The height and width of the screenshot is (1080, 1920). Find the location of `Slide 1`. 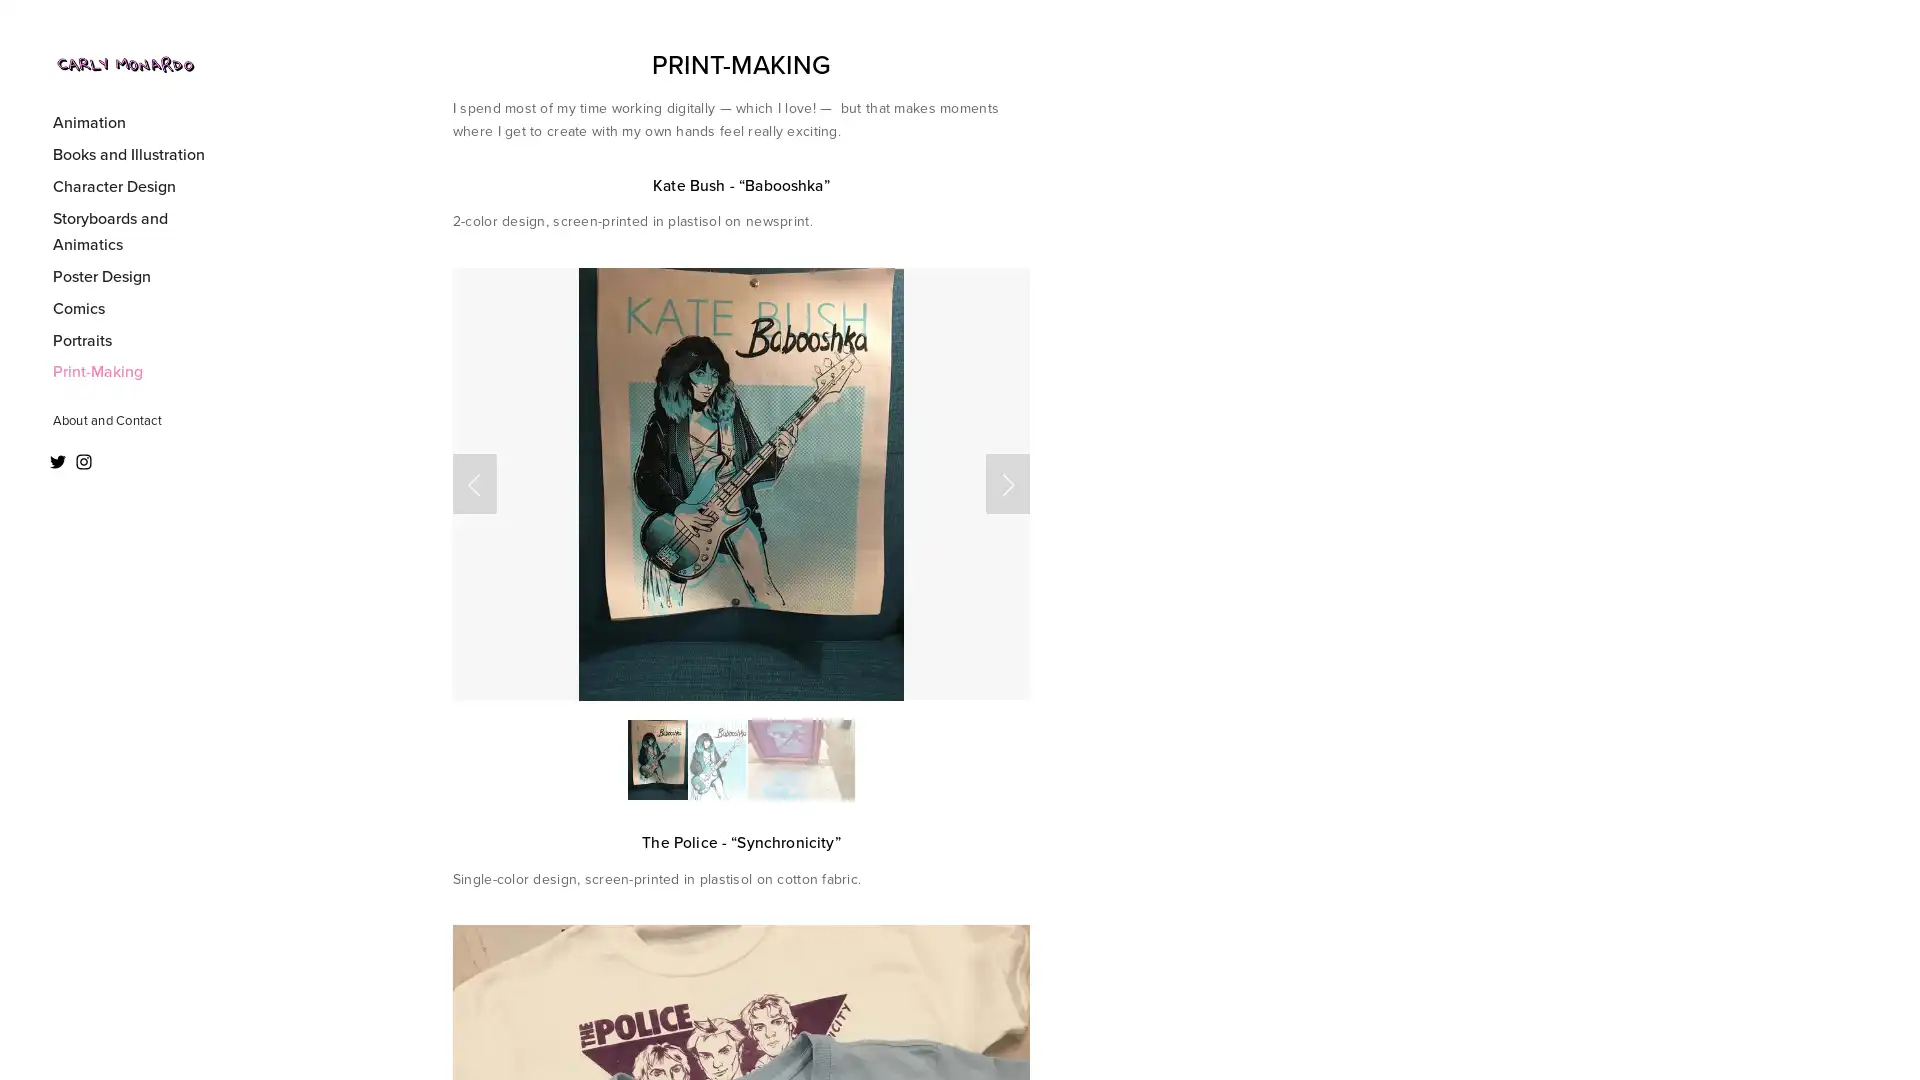

Slide 1 is located at coordinates (657, 759).